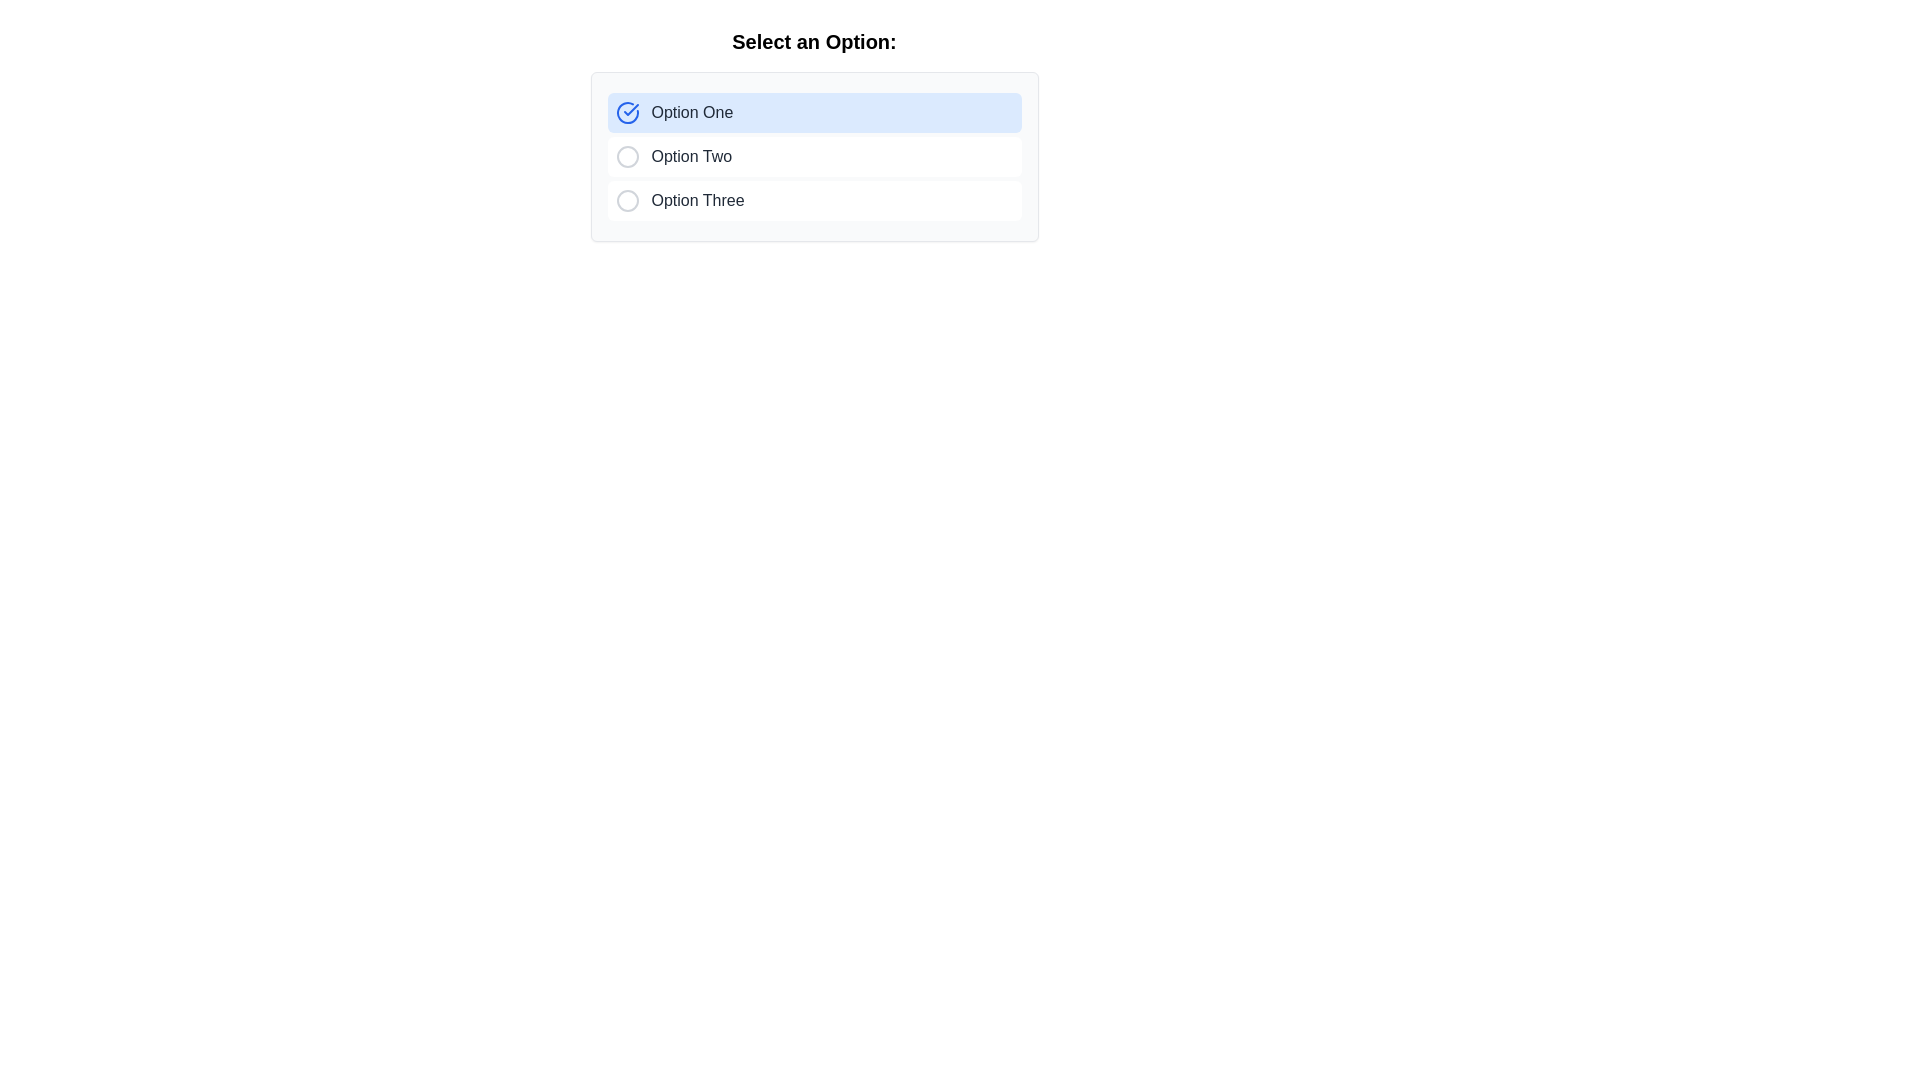 This screenshot has height=1080, width=1920. Describe the element at coordinates (626, 200) in the screenshot. I see `the state of the Radio Button Indicator associated with the label 'Option Three', which is a circular SVG element with a gray stroke located in the third option's radio button group` at that location.